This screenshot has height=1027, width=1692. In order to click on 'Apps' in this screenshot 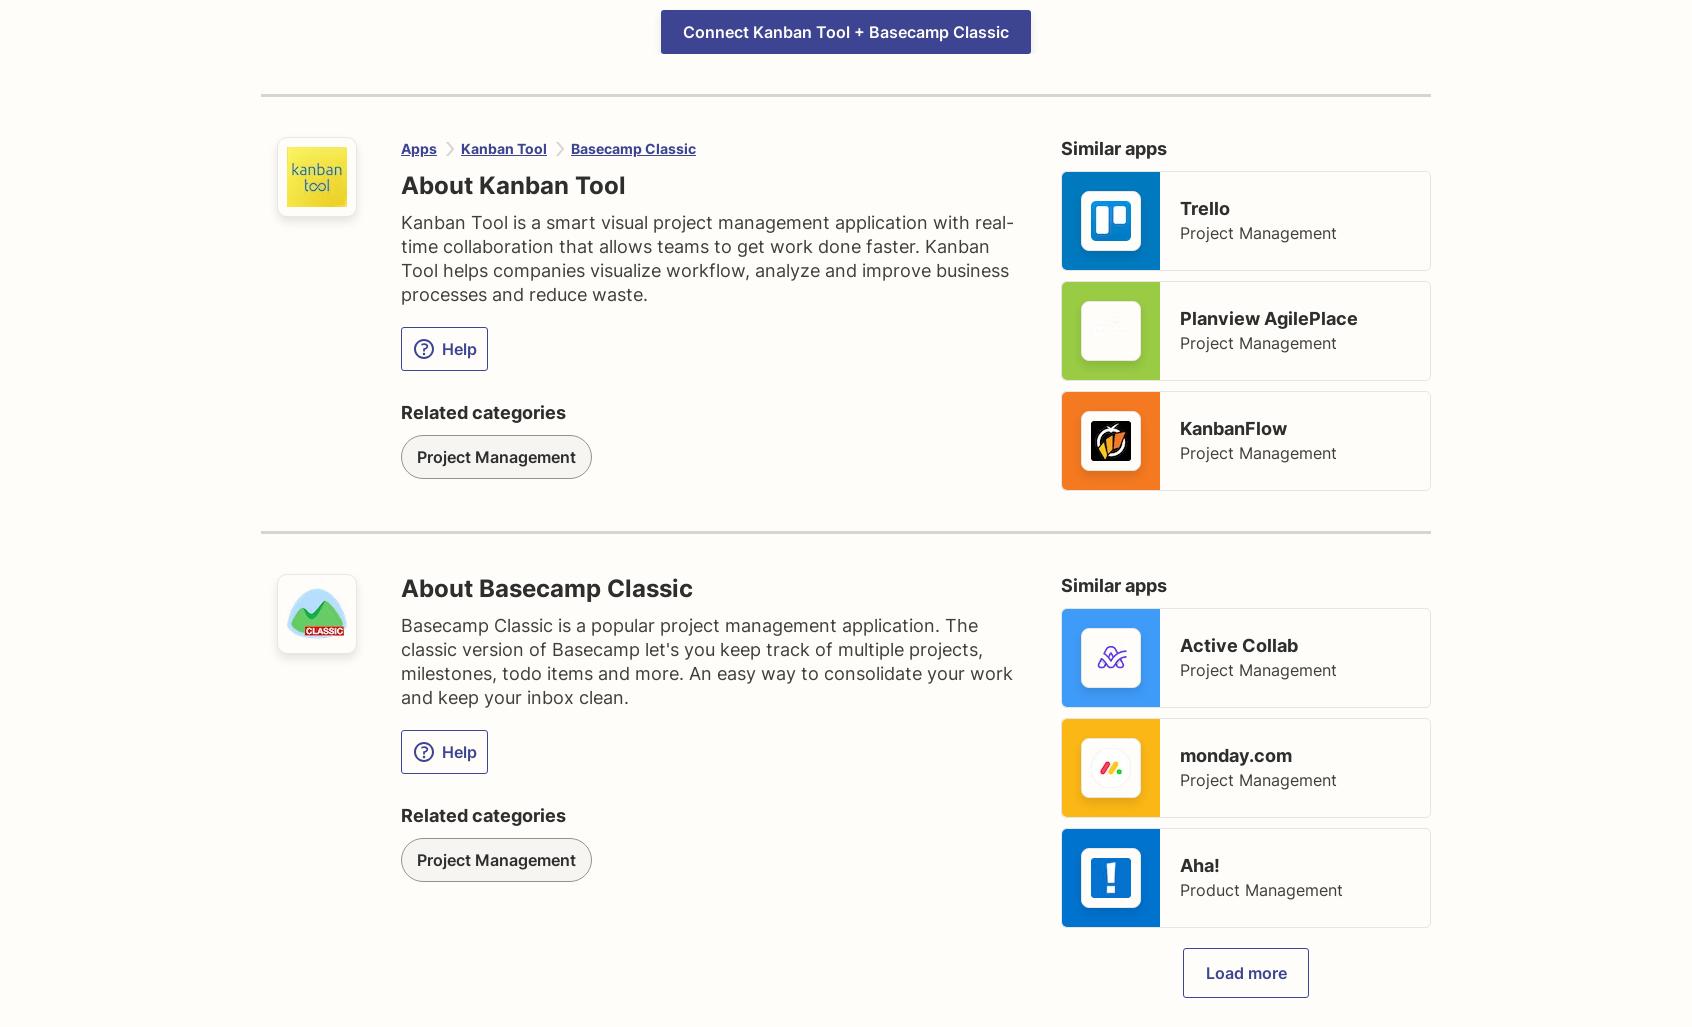, I will do `click(418, 148)`.